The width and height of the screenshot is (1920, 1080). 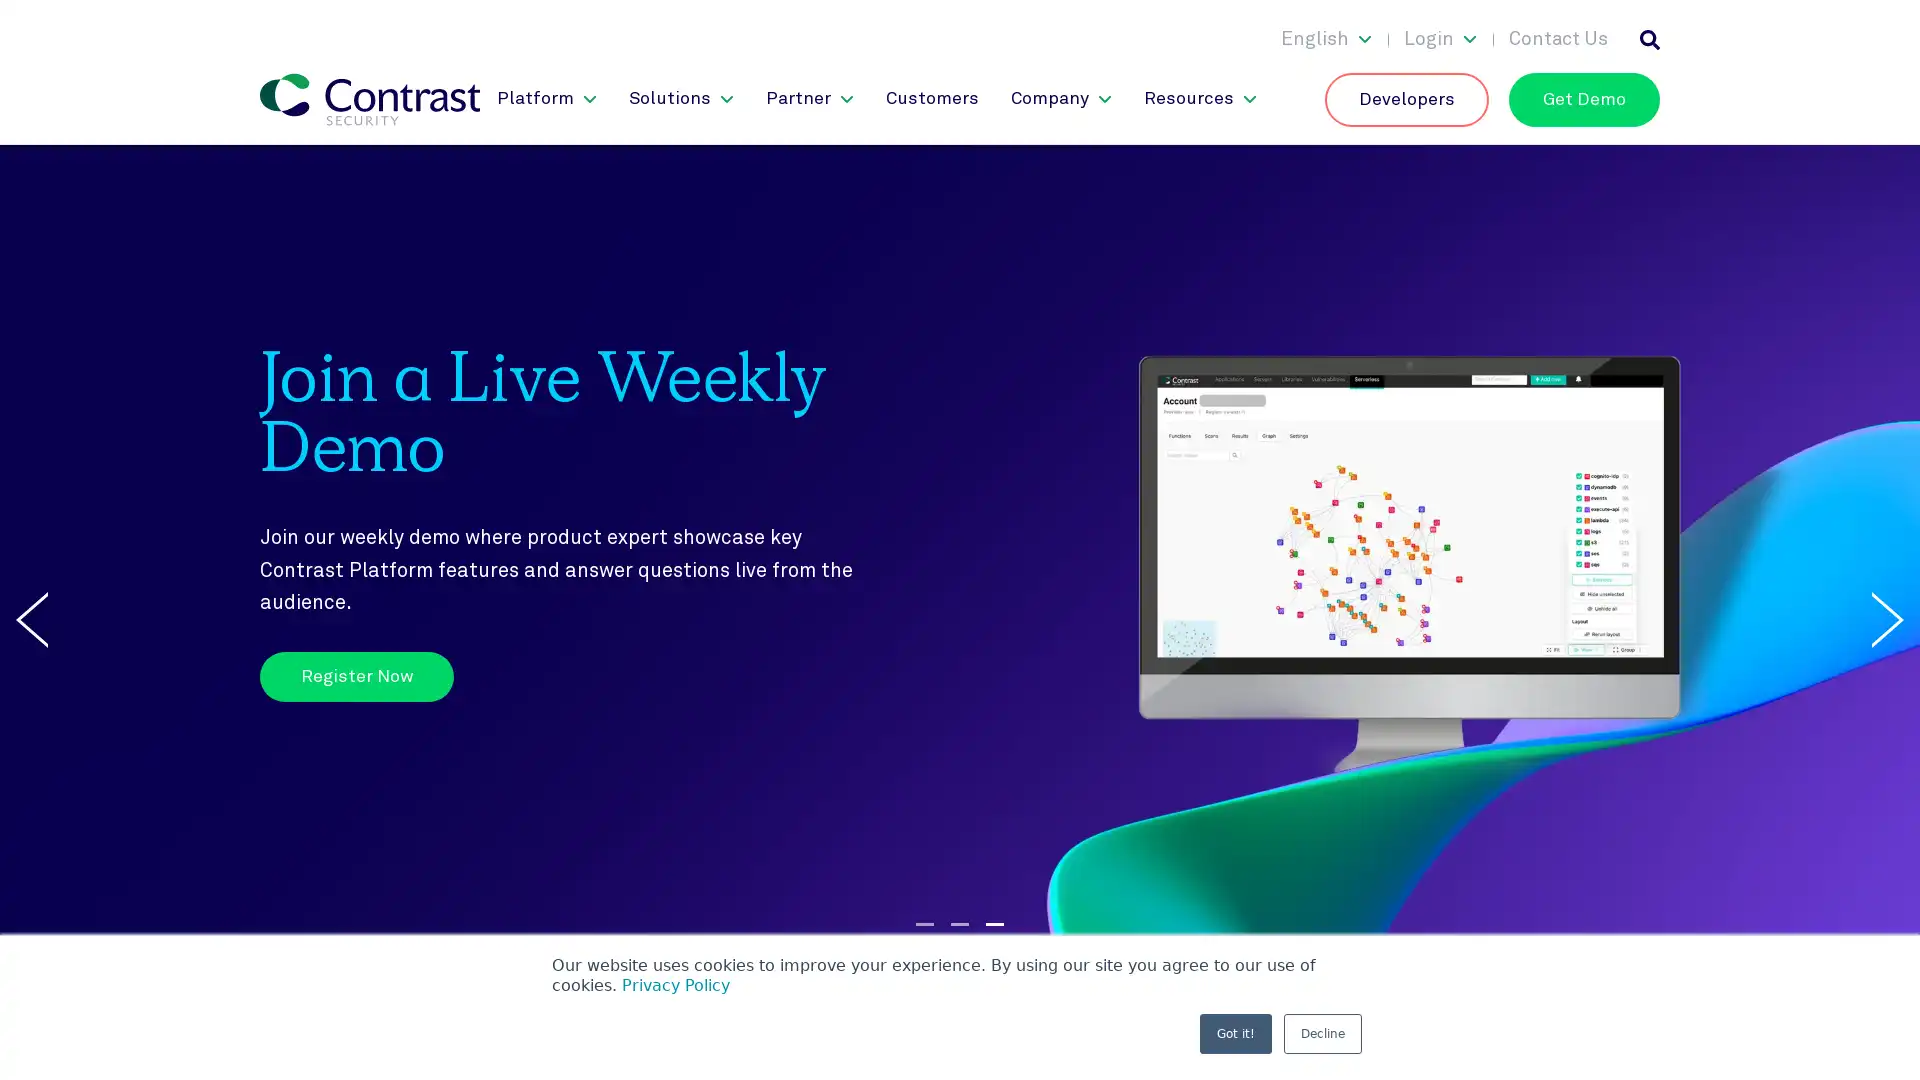 What do you see at coordinates (1323, 1033) in the screenshot?
I see `Decline` at bounding box center [1323, 1033].